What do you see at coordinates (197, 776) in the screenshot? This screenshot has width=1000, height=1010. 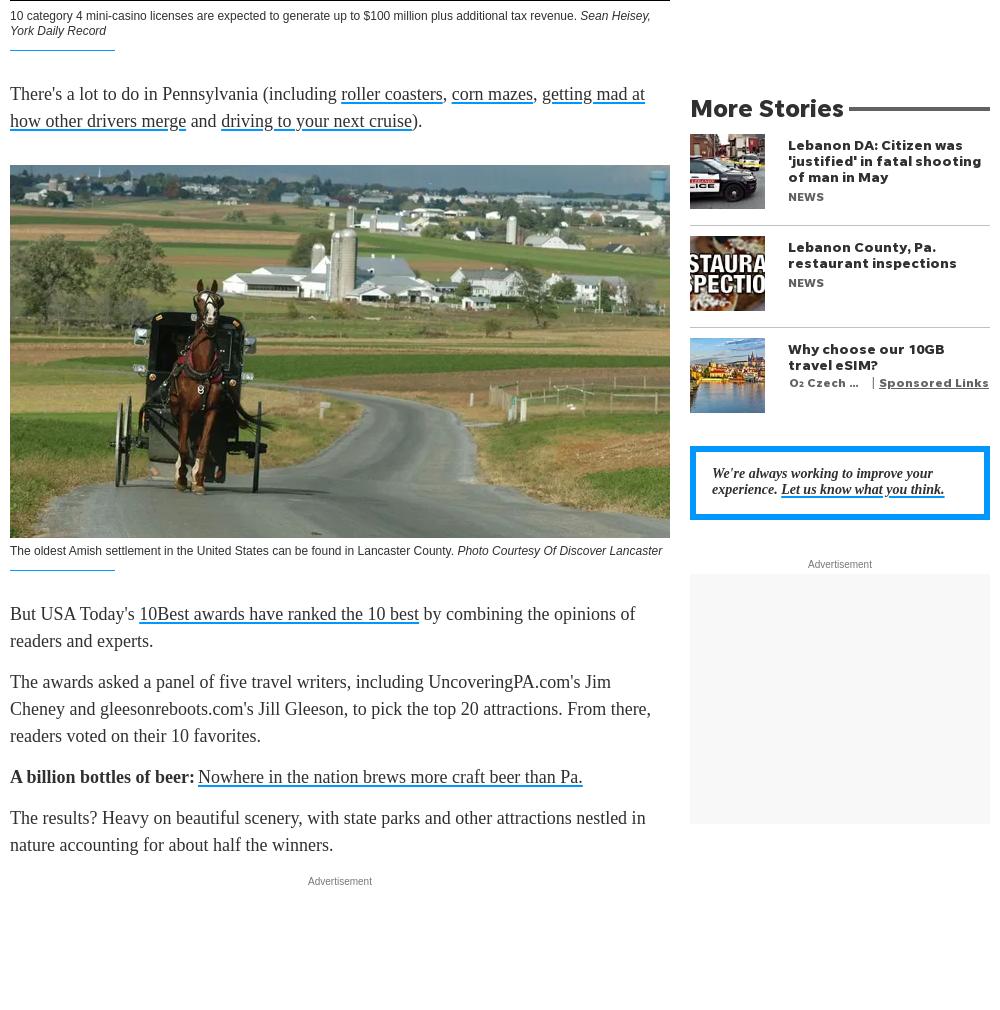 I see `'Nowhere in the nation brews more craft beer than Pa.'` at bounding box center [197, 776].